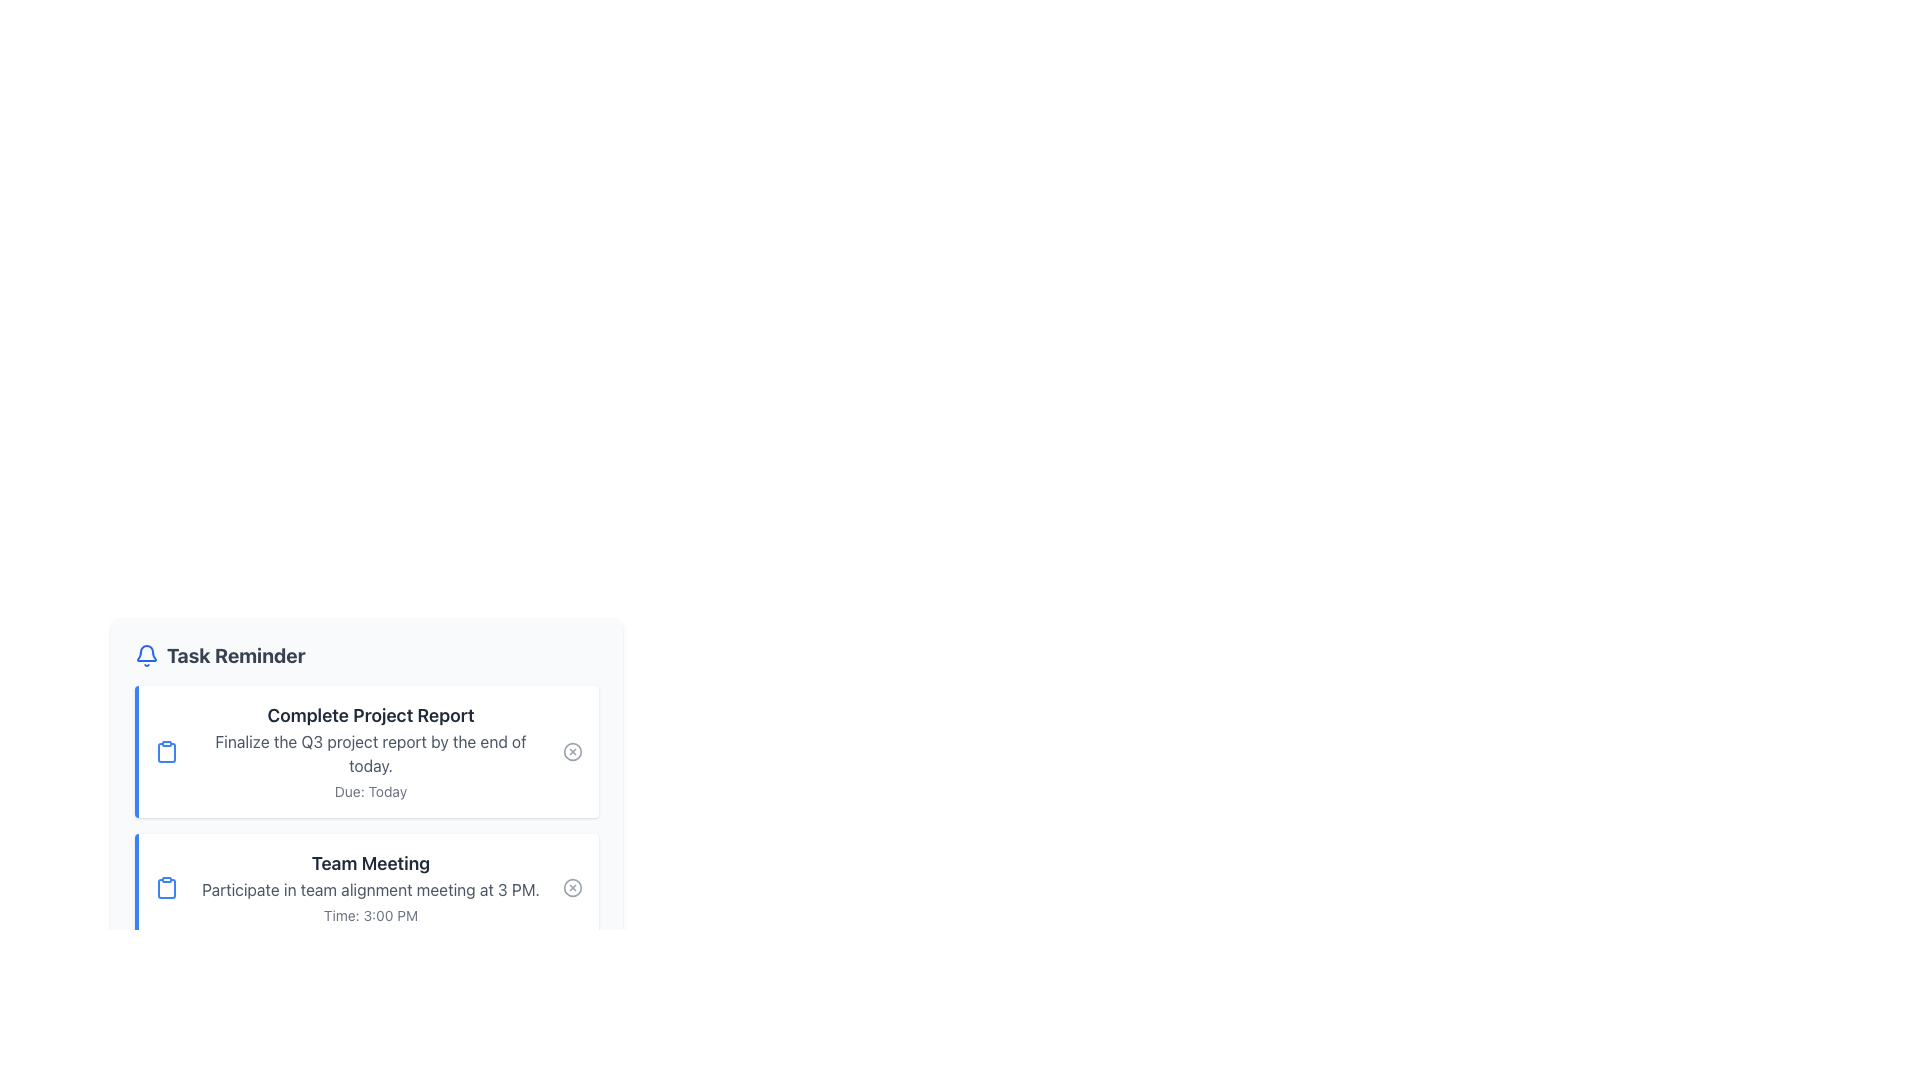  I want to click on the task title or card in the Task Overview Component, so click(366, 813).